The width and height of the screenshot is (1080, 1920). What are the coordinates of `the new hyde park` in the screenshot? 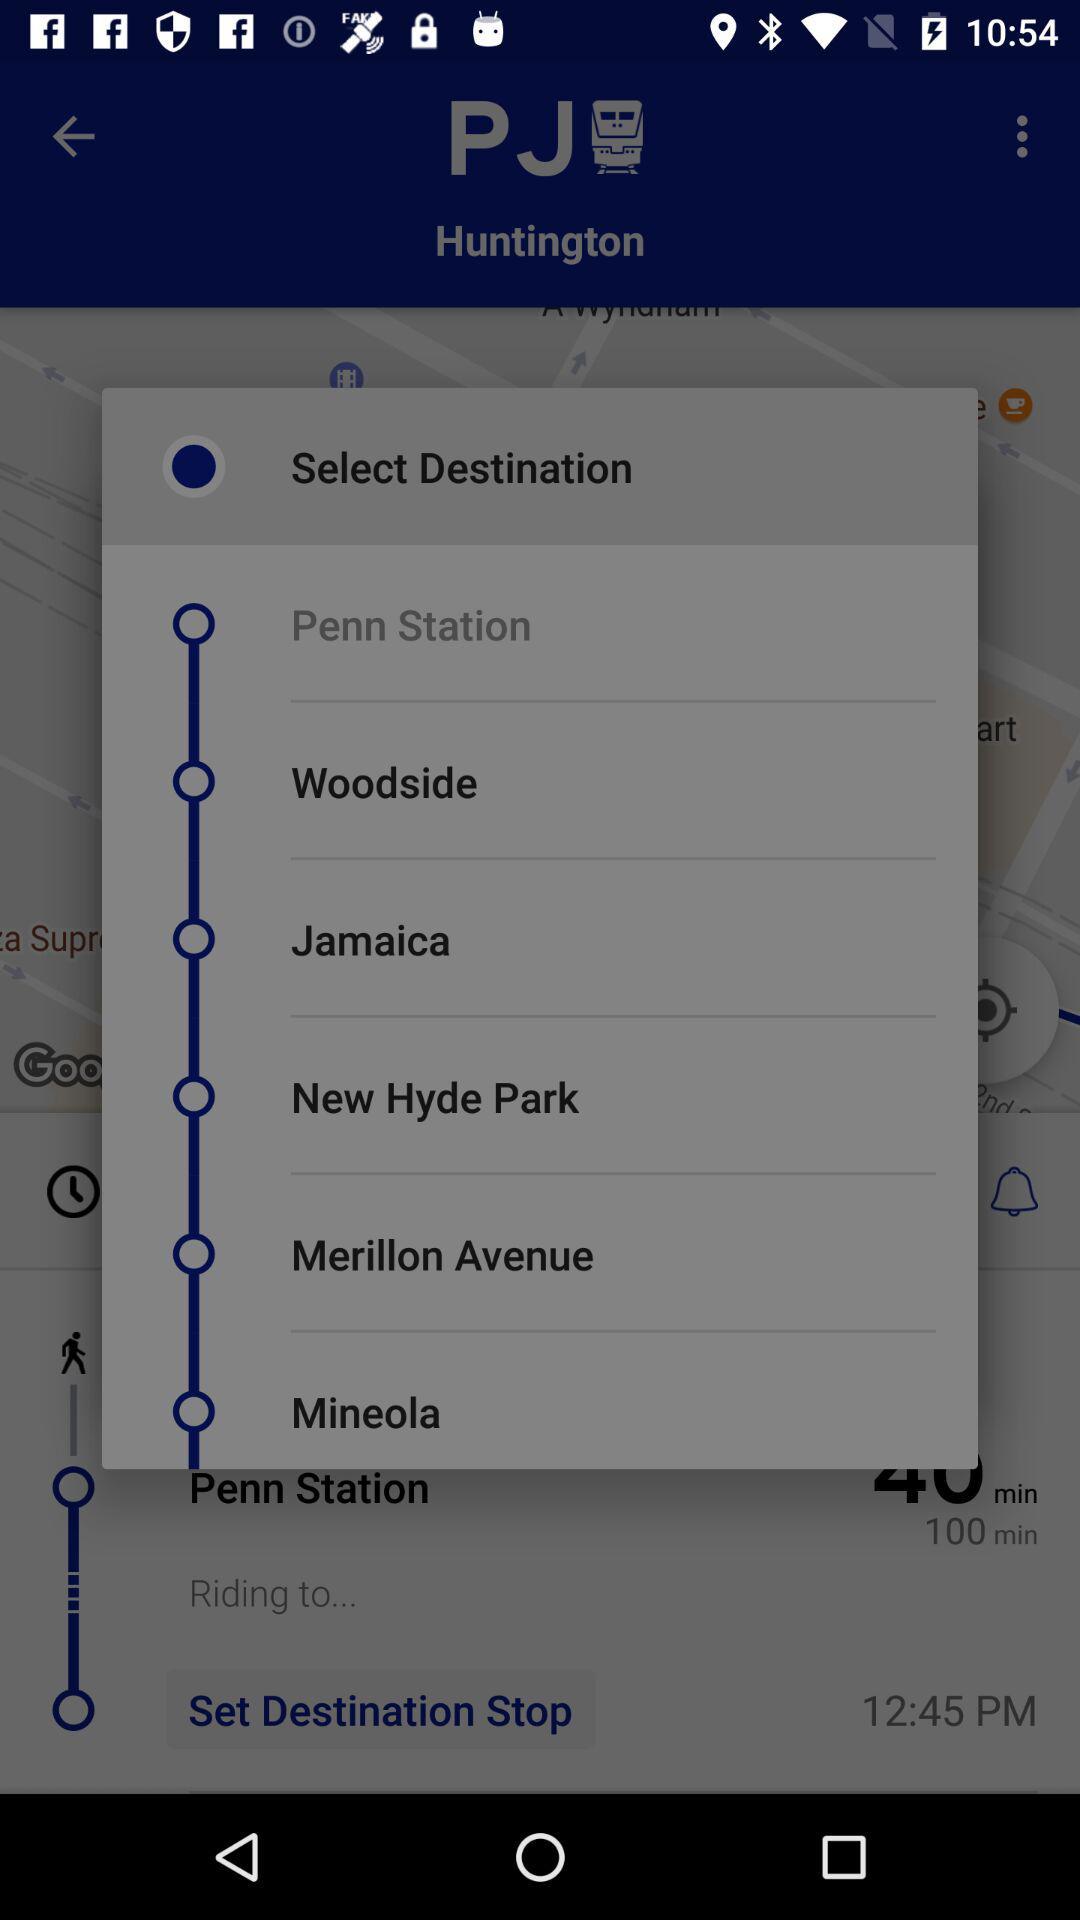 It's located at (434, 1095).